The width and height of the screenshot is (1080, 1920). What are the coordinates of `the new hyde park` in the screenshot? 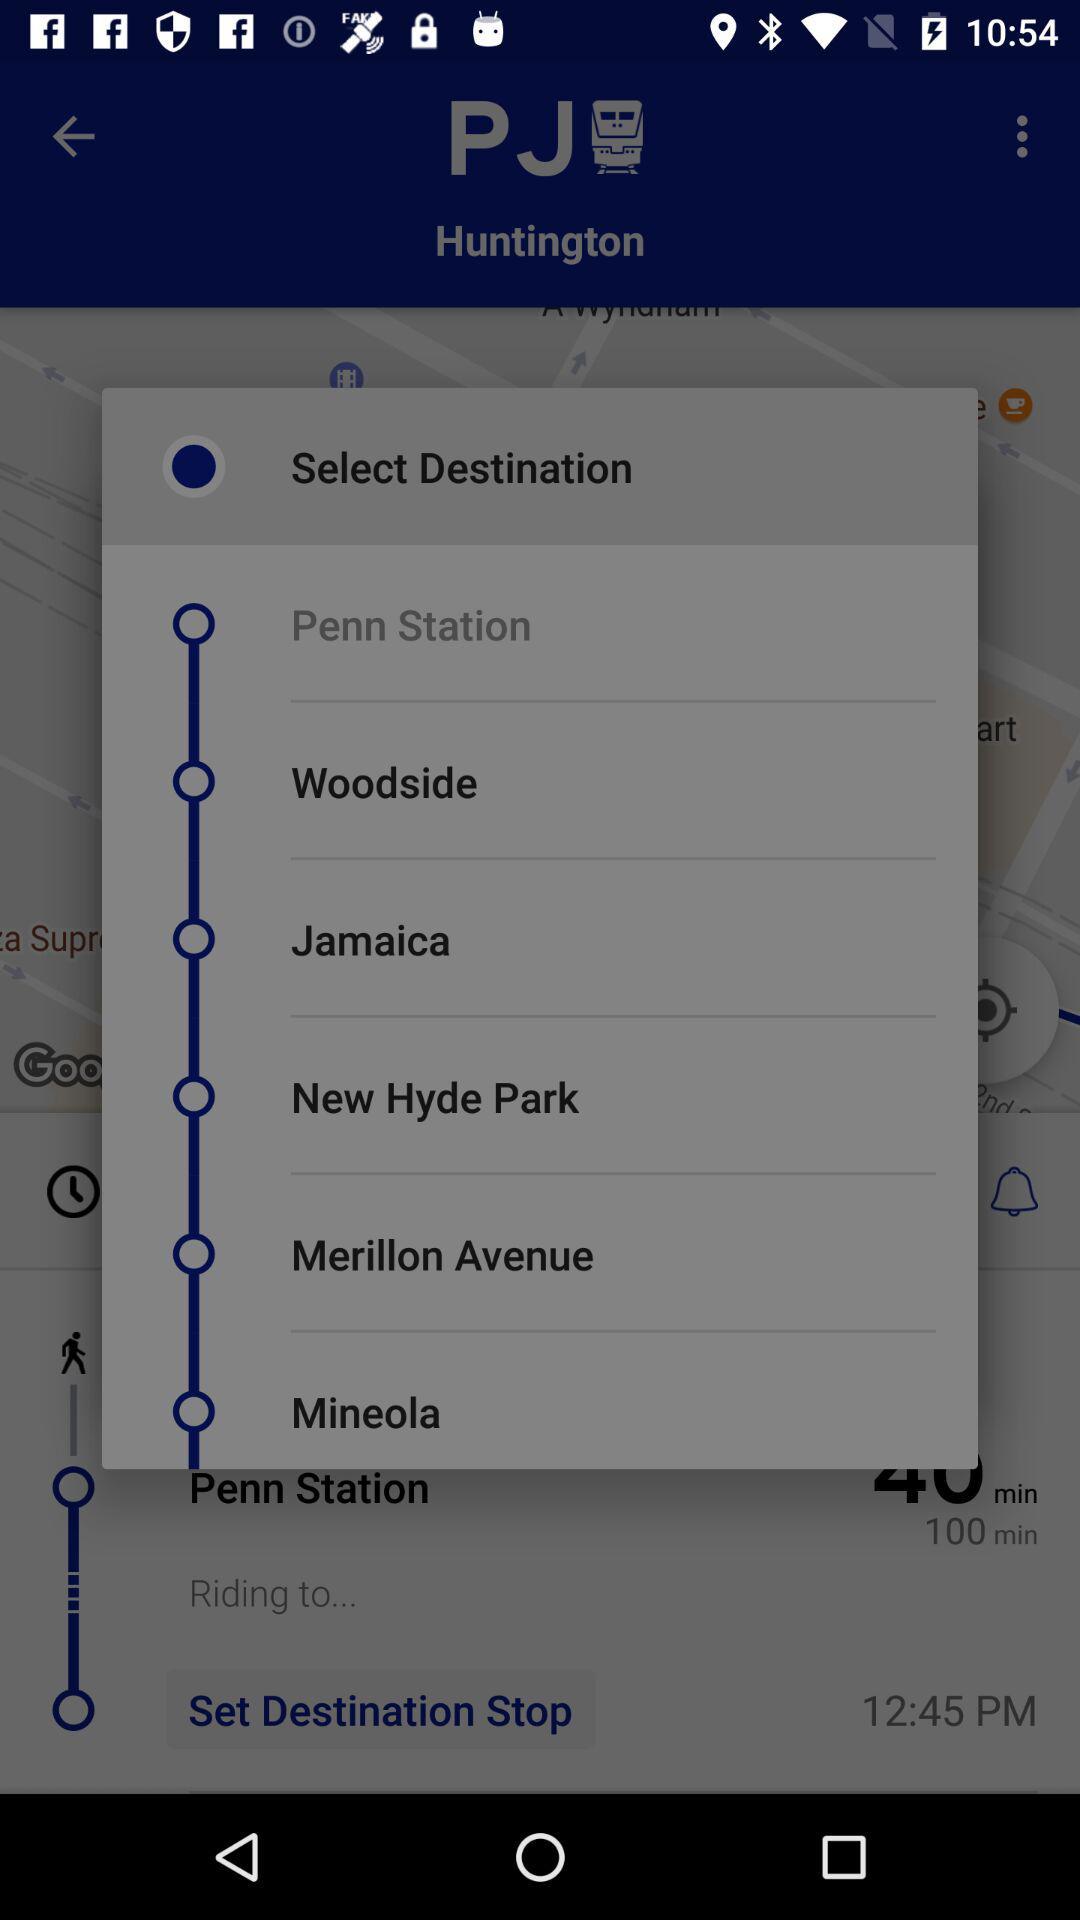 It's located at (434, 1095).